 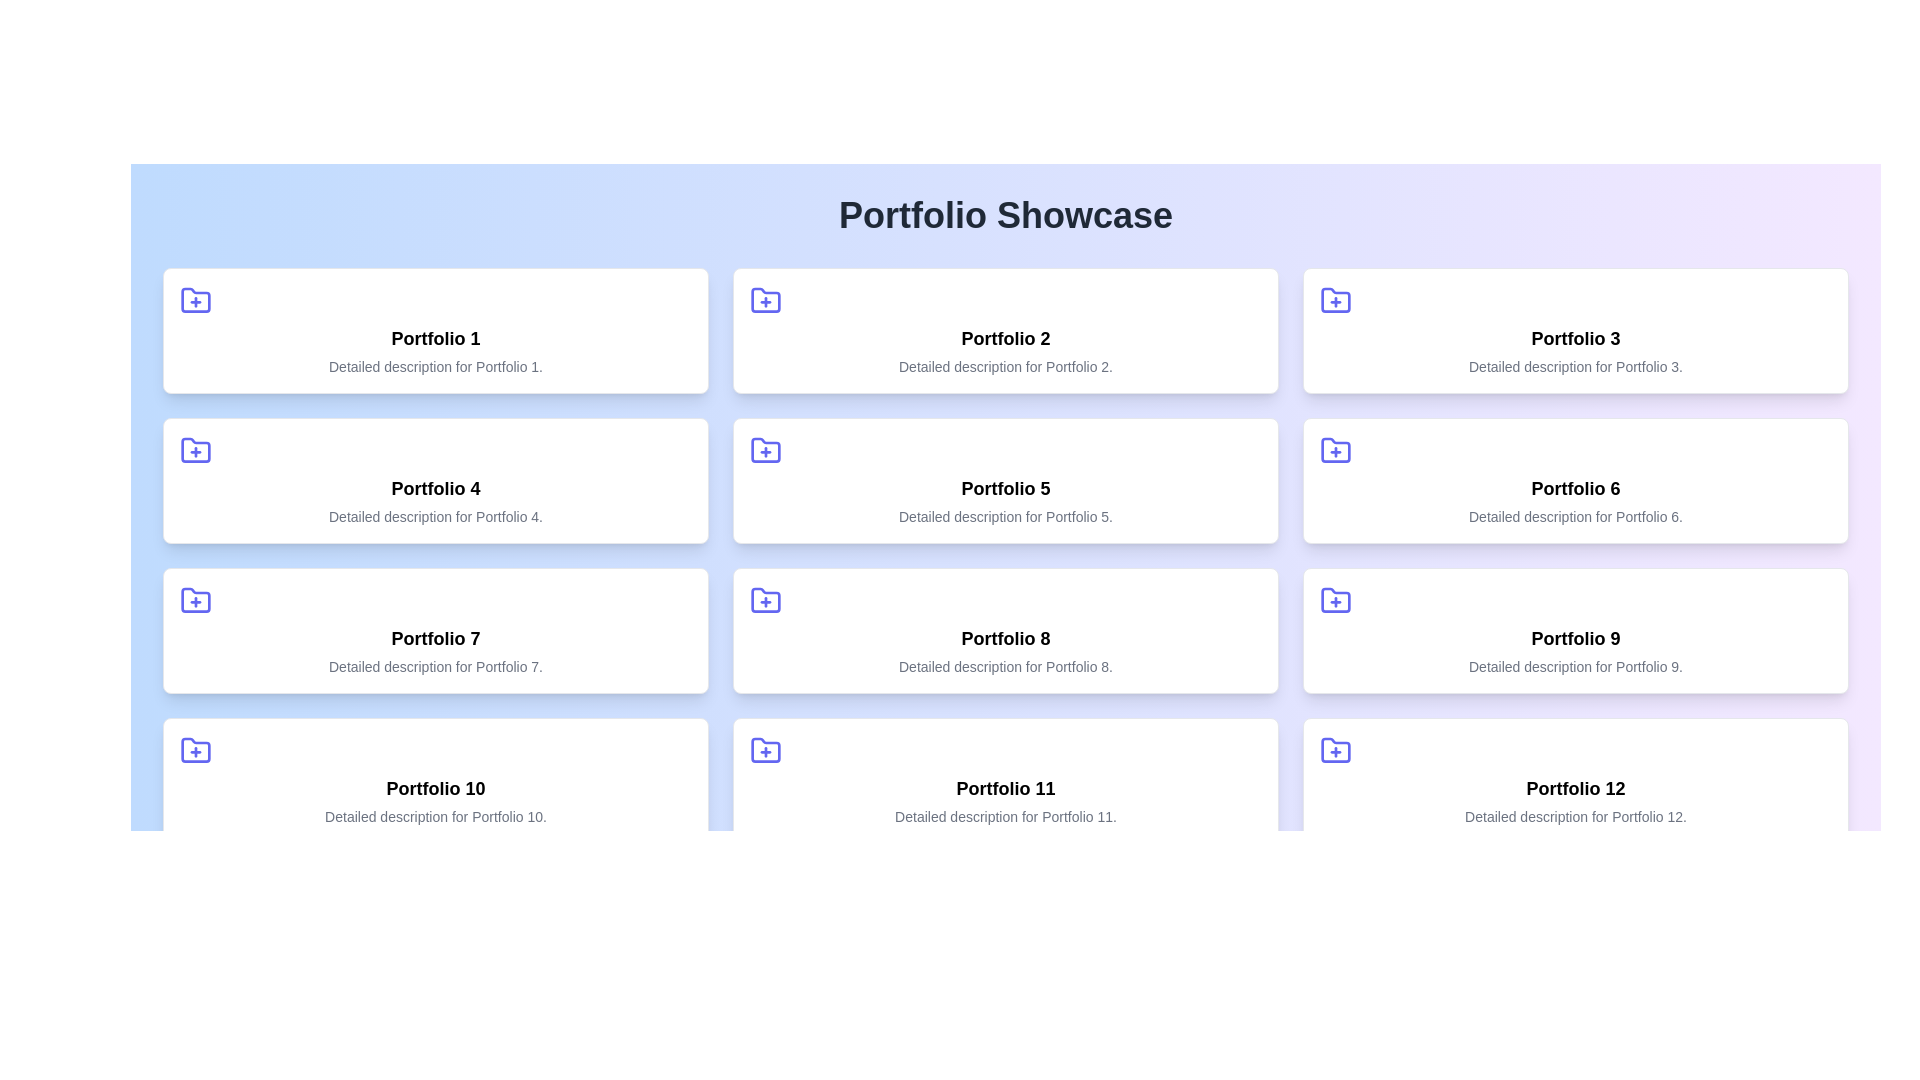 What do you see at coordinates (435, 639) in the screenshot?
I see `the bold title text 'Portfolio 7' which is centrally aligned in the seventh card of a grid layout` at bounding box center [435, 639].